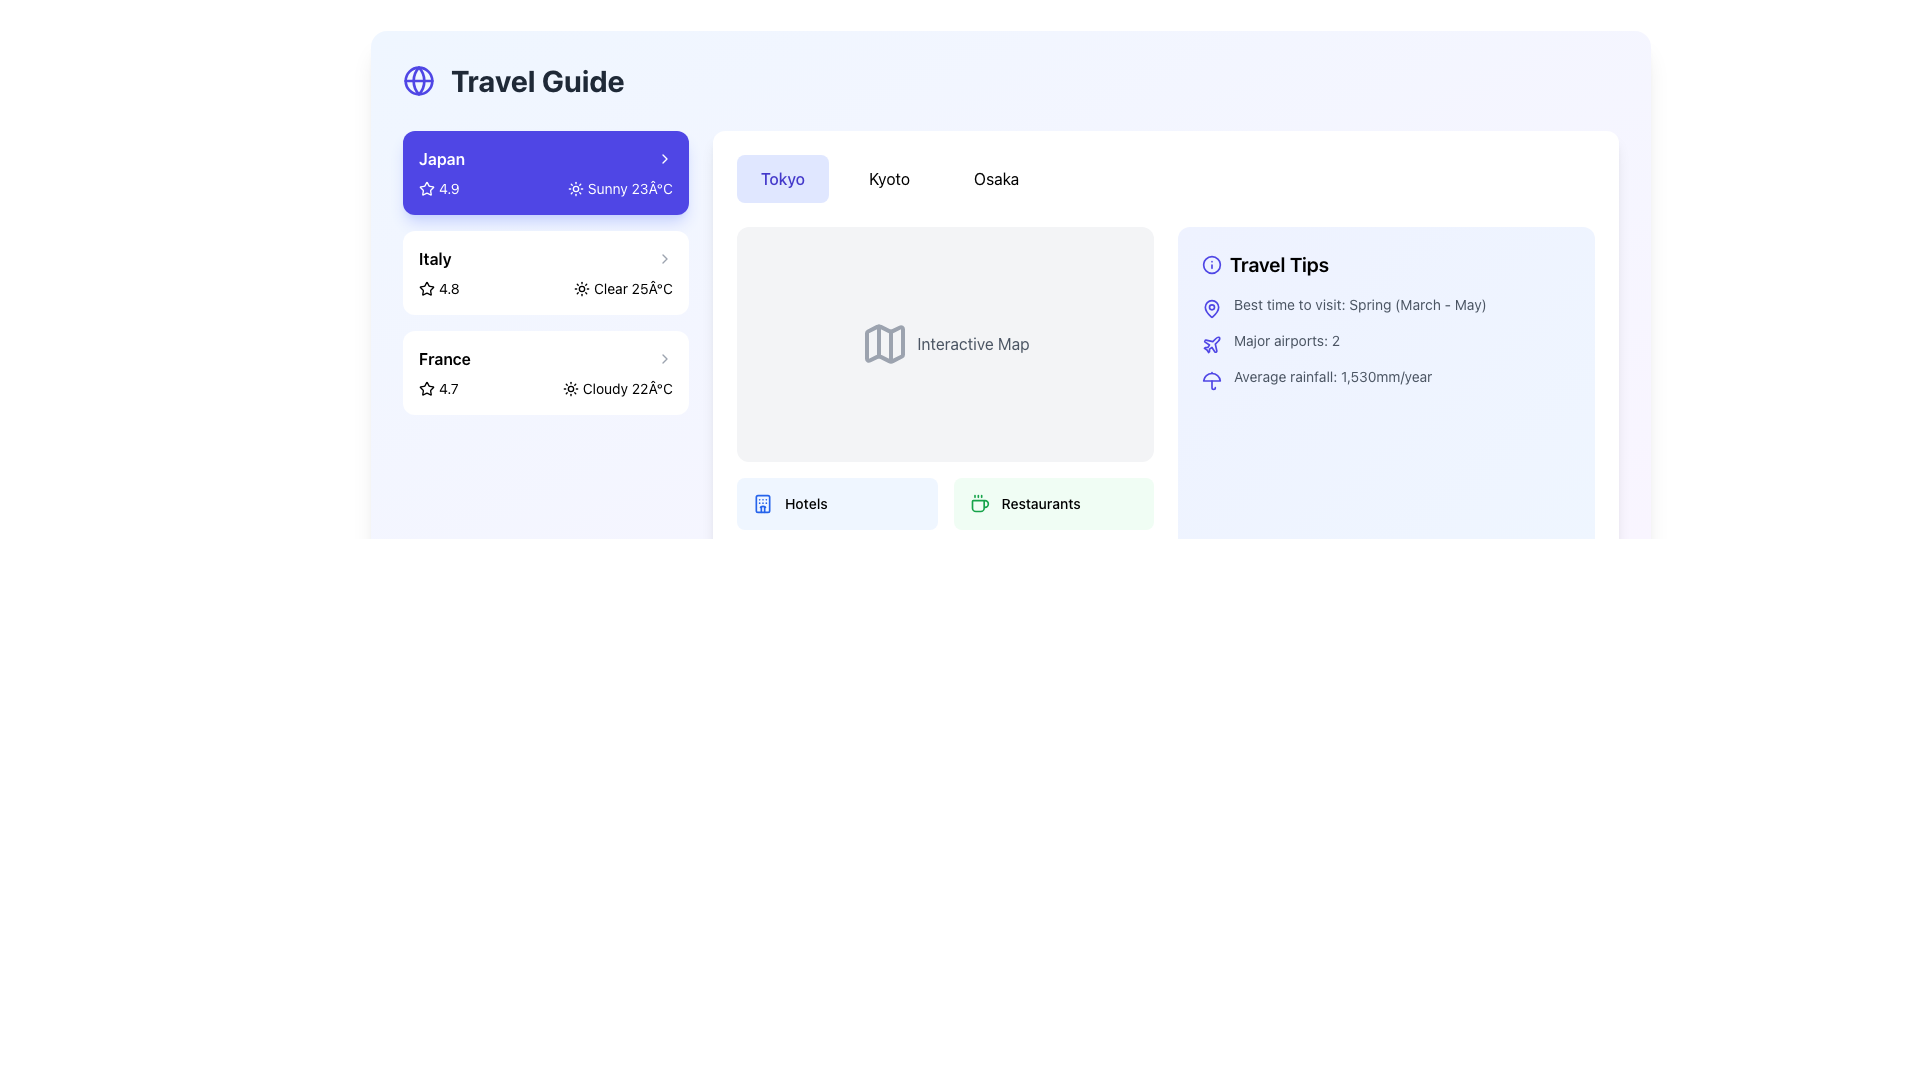  What do you see at coordinates (762, 501) in the screenshot?
I see `the 'Hotels' icon located in the bottom navigation bar, which has a light blue background and is positioned to the left of the 'Hotels' text` at bounding box center [762, 501].